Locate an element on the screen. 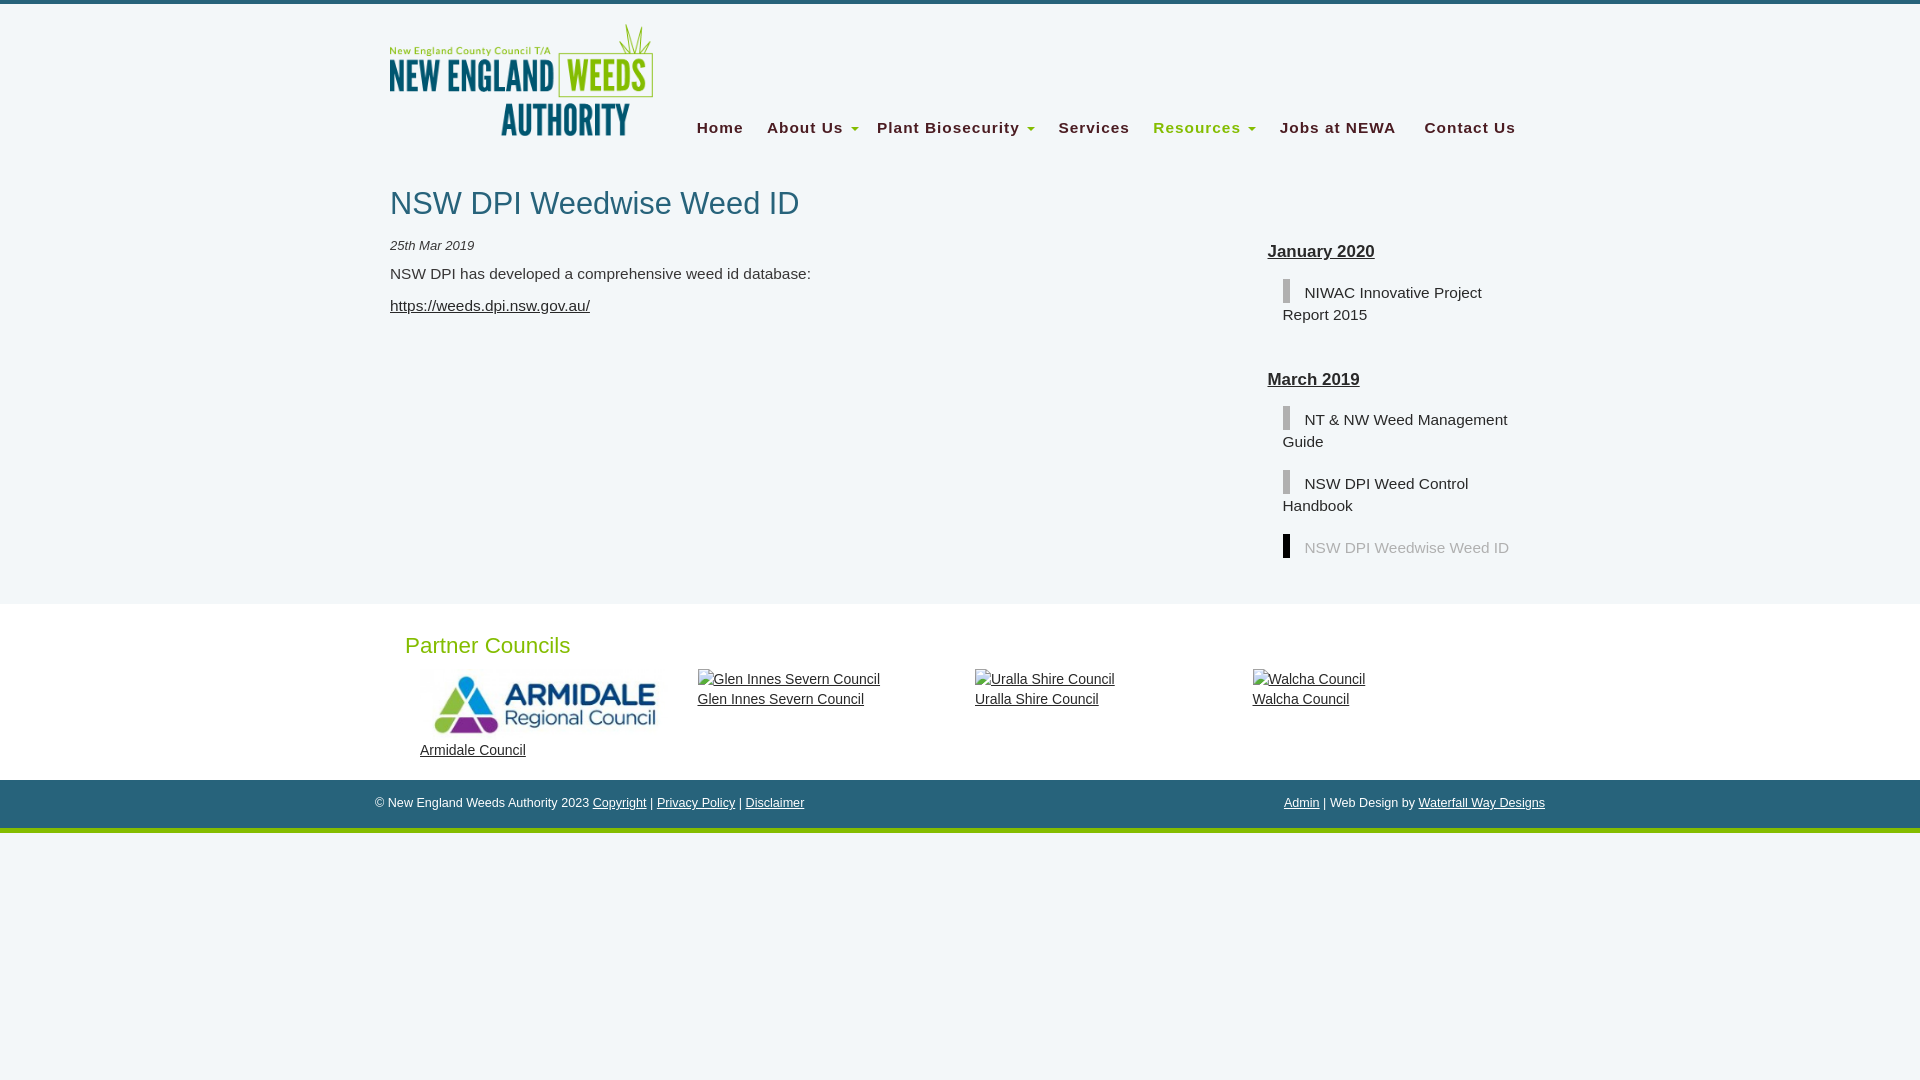 This screenshot has height=1080, width=1920. 'Home' is located at coordinates (719, 127).